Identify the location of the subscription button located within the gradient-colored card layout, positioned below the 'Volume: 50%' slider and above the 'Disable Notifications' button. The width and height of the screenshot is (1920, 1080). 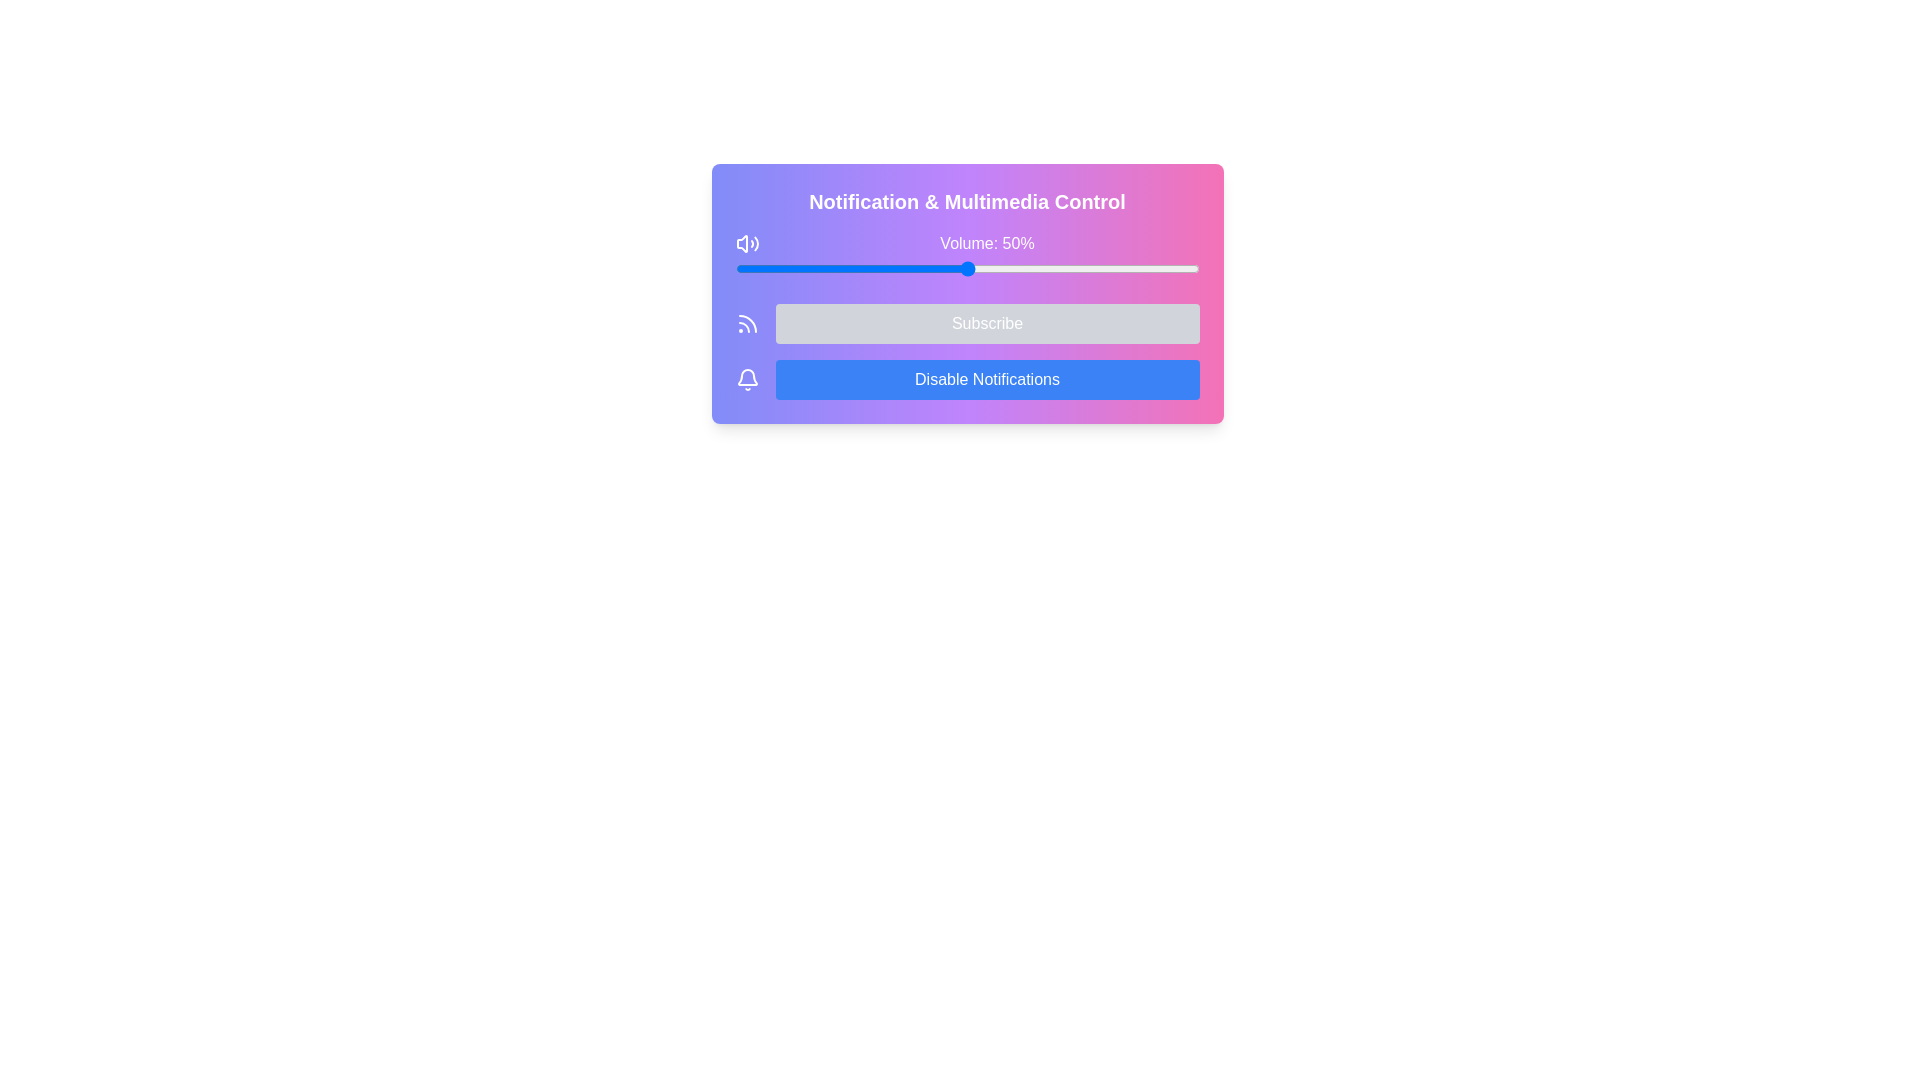
(967, 323).